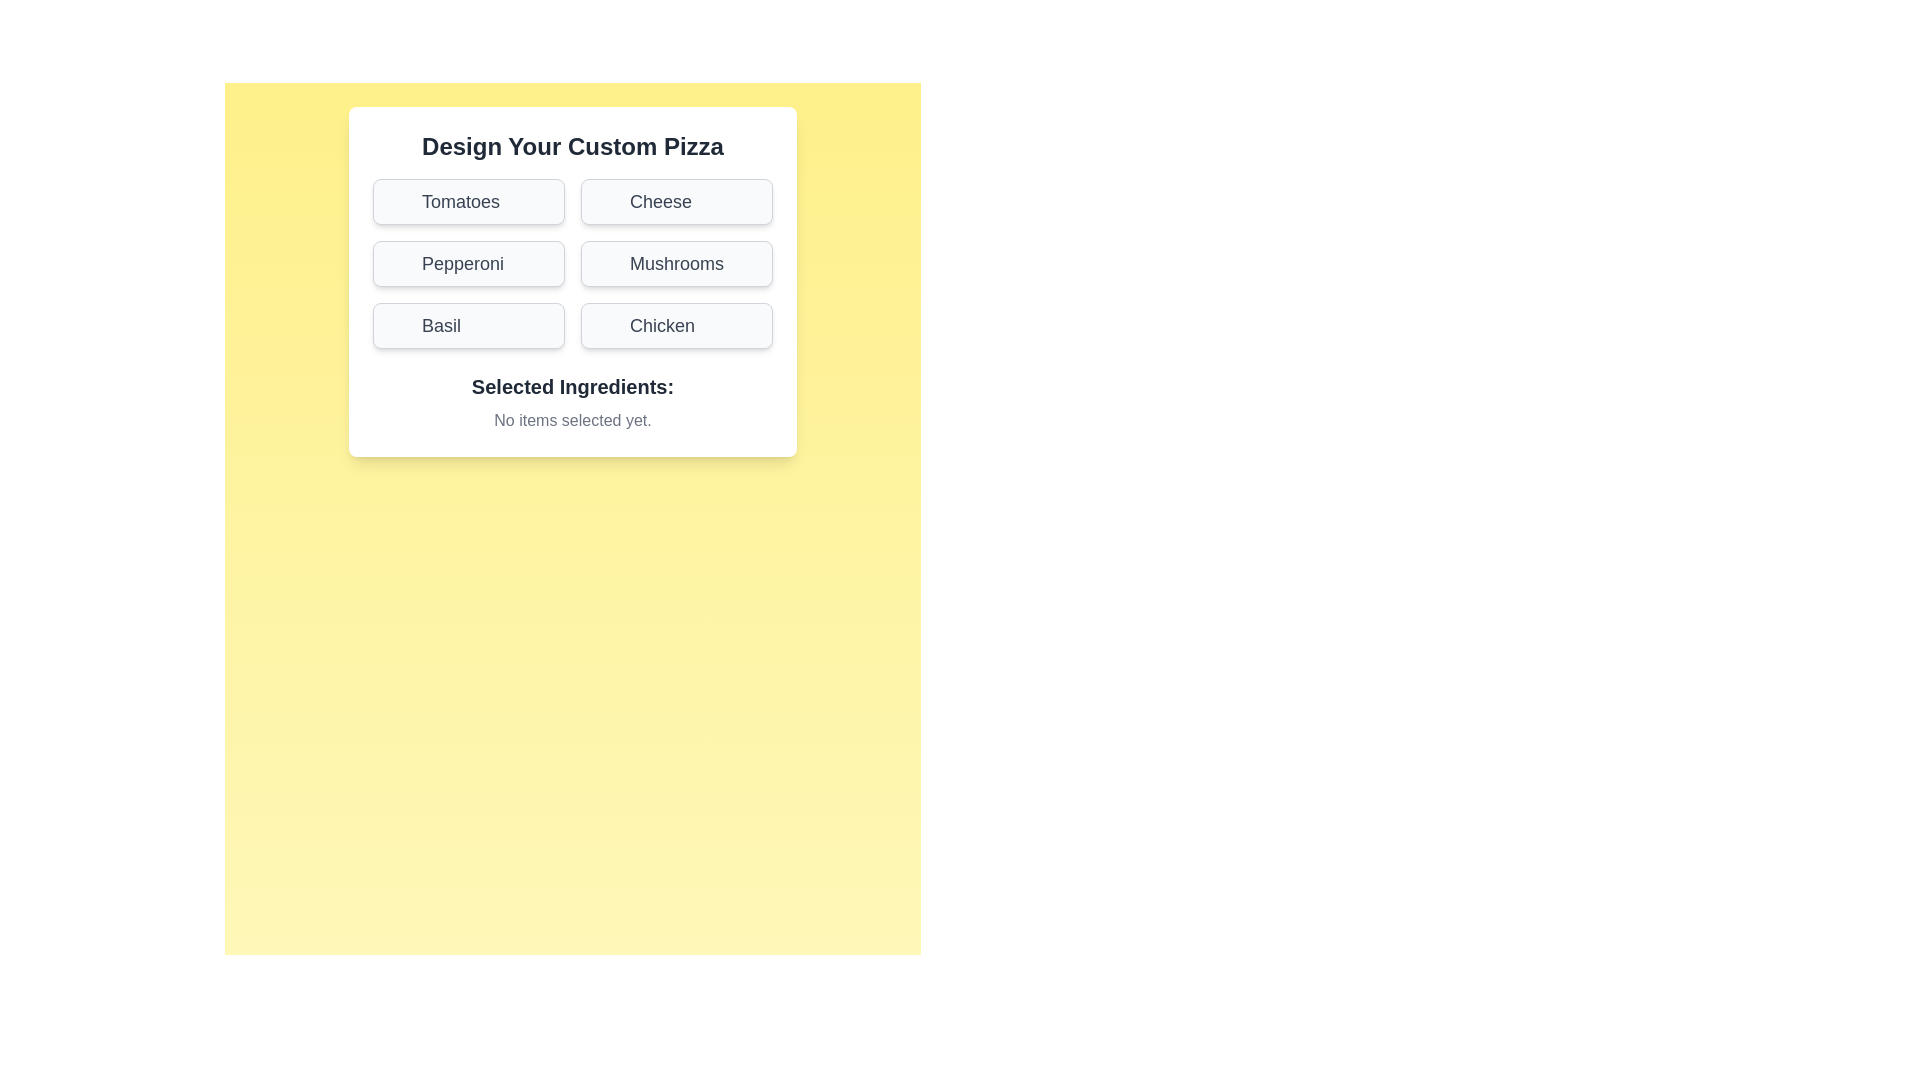  What do you see at coordinates (676, 201) in the screenshot?
I see `the ingredient button labeled Cheese to toggle its selection` at bounding box center [676, 201].